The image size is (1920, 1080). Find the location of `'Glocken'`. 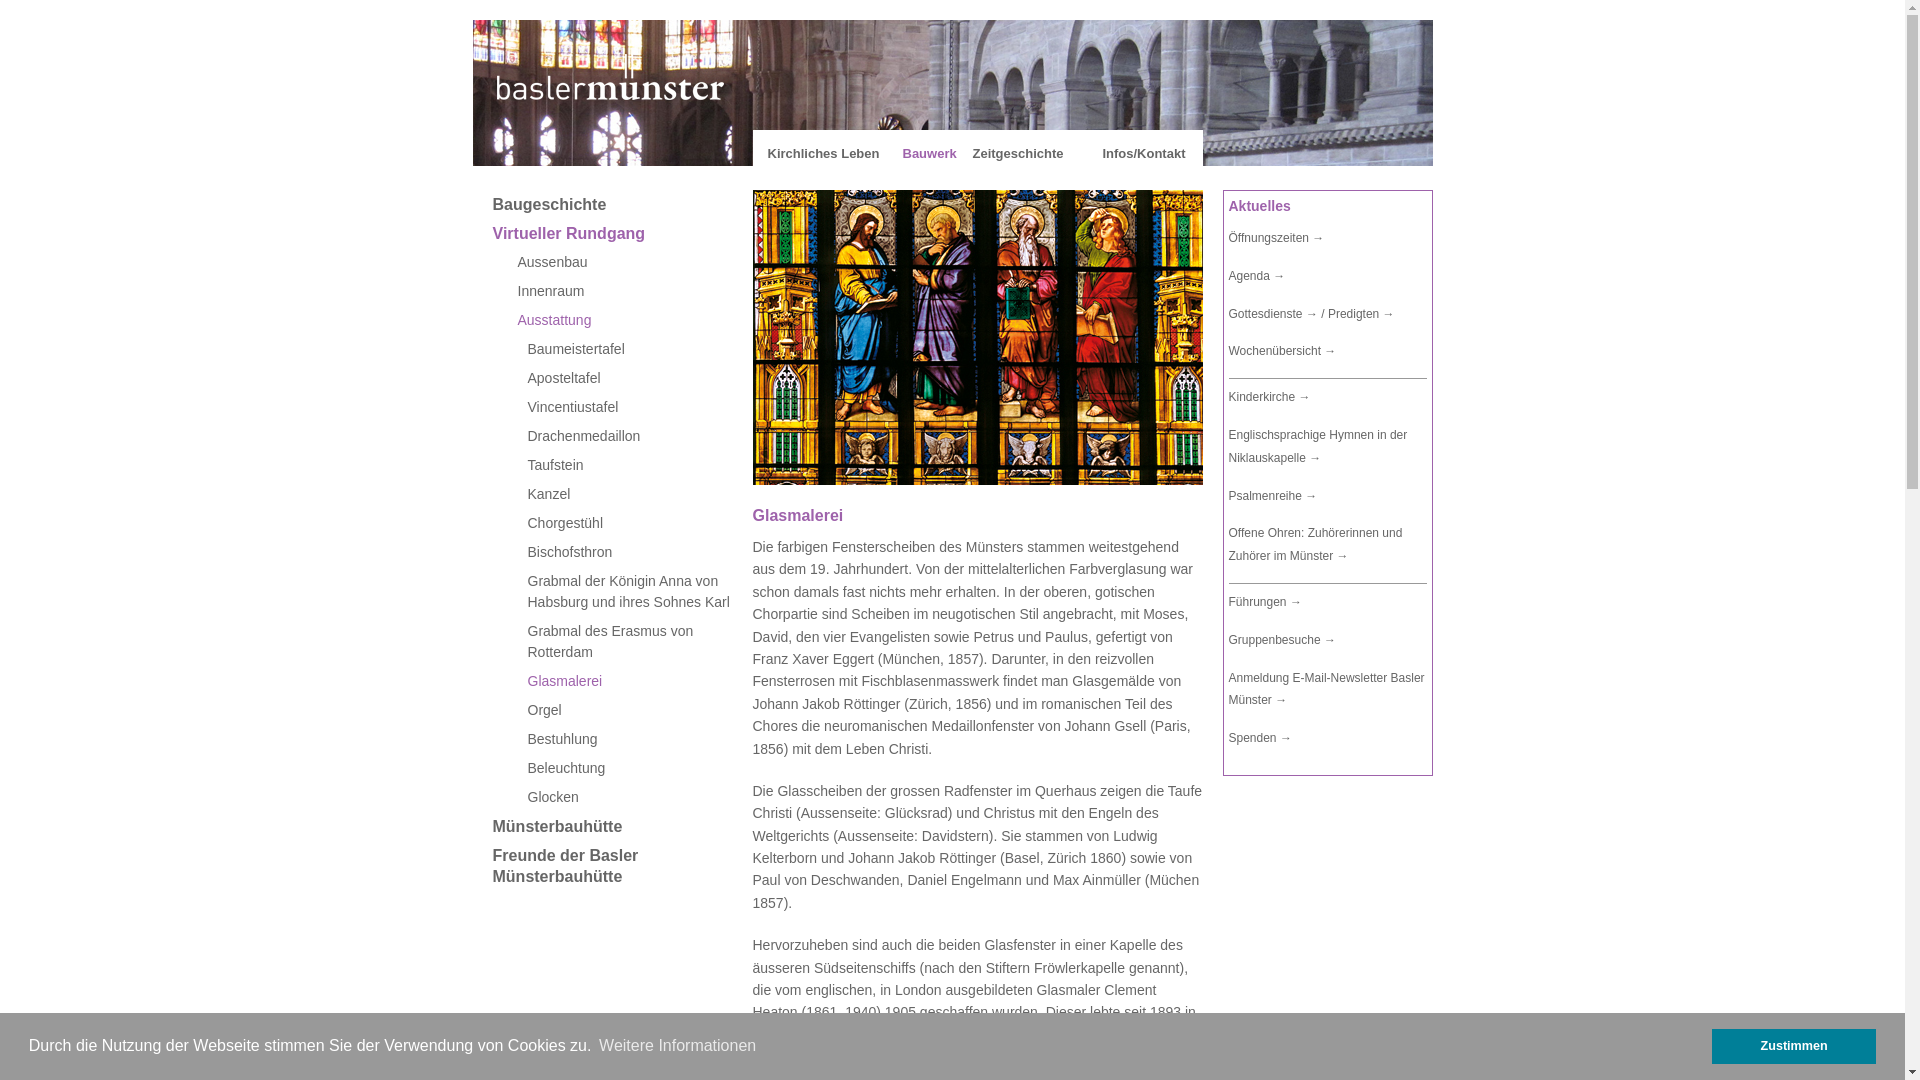

'Glocken' is located at coordinates (626, 796).